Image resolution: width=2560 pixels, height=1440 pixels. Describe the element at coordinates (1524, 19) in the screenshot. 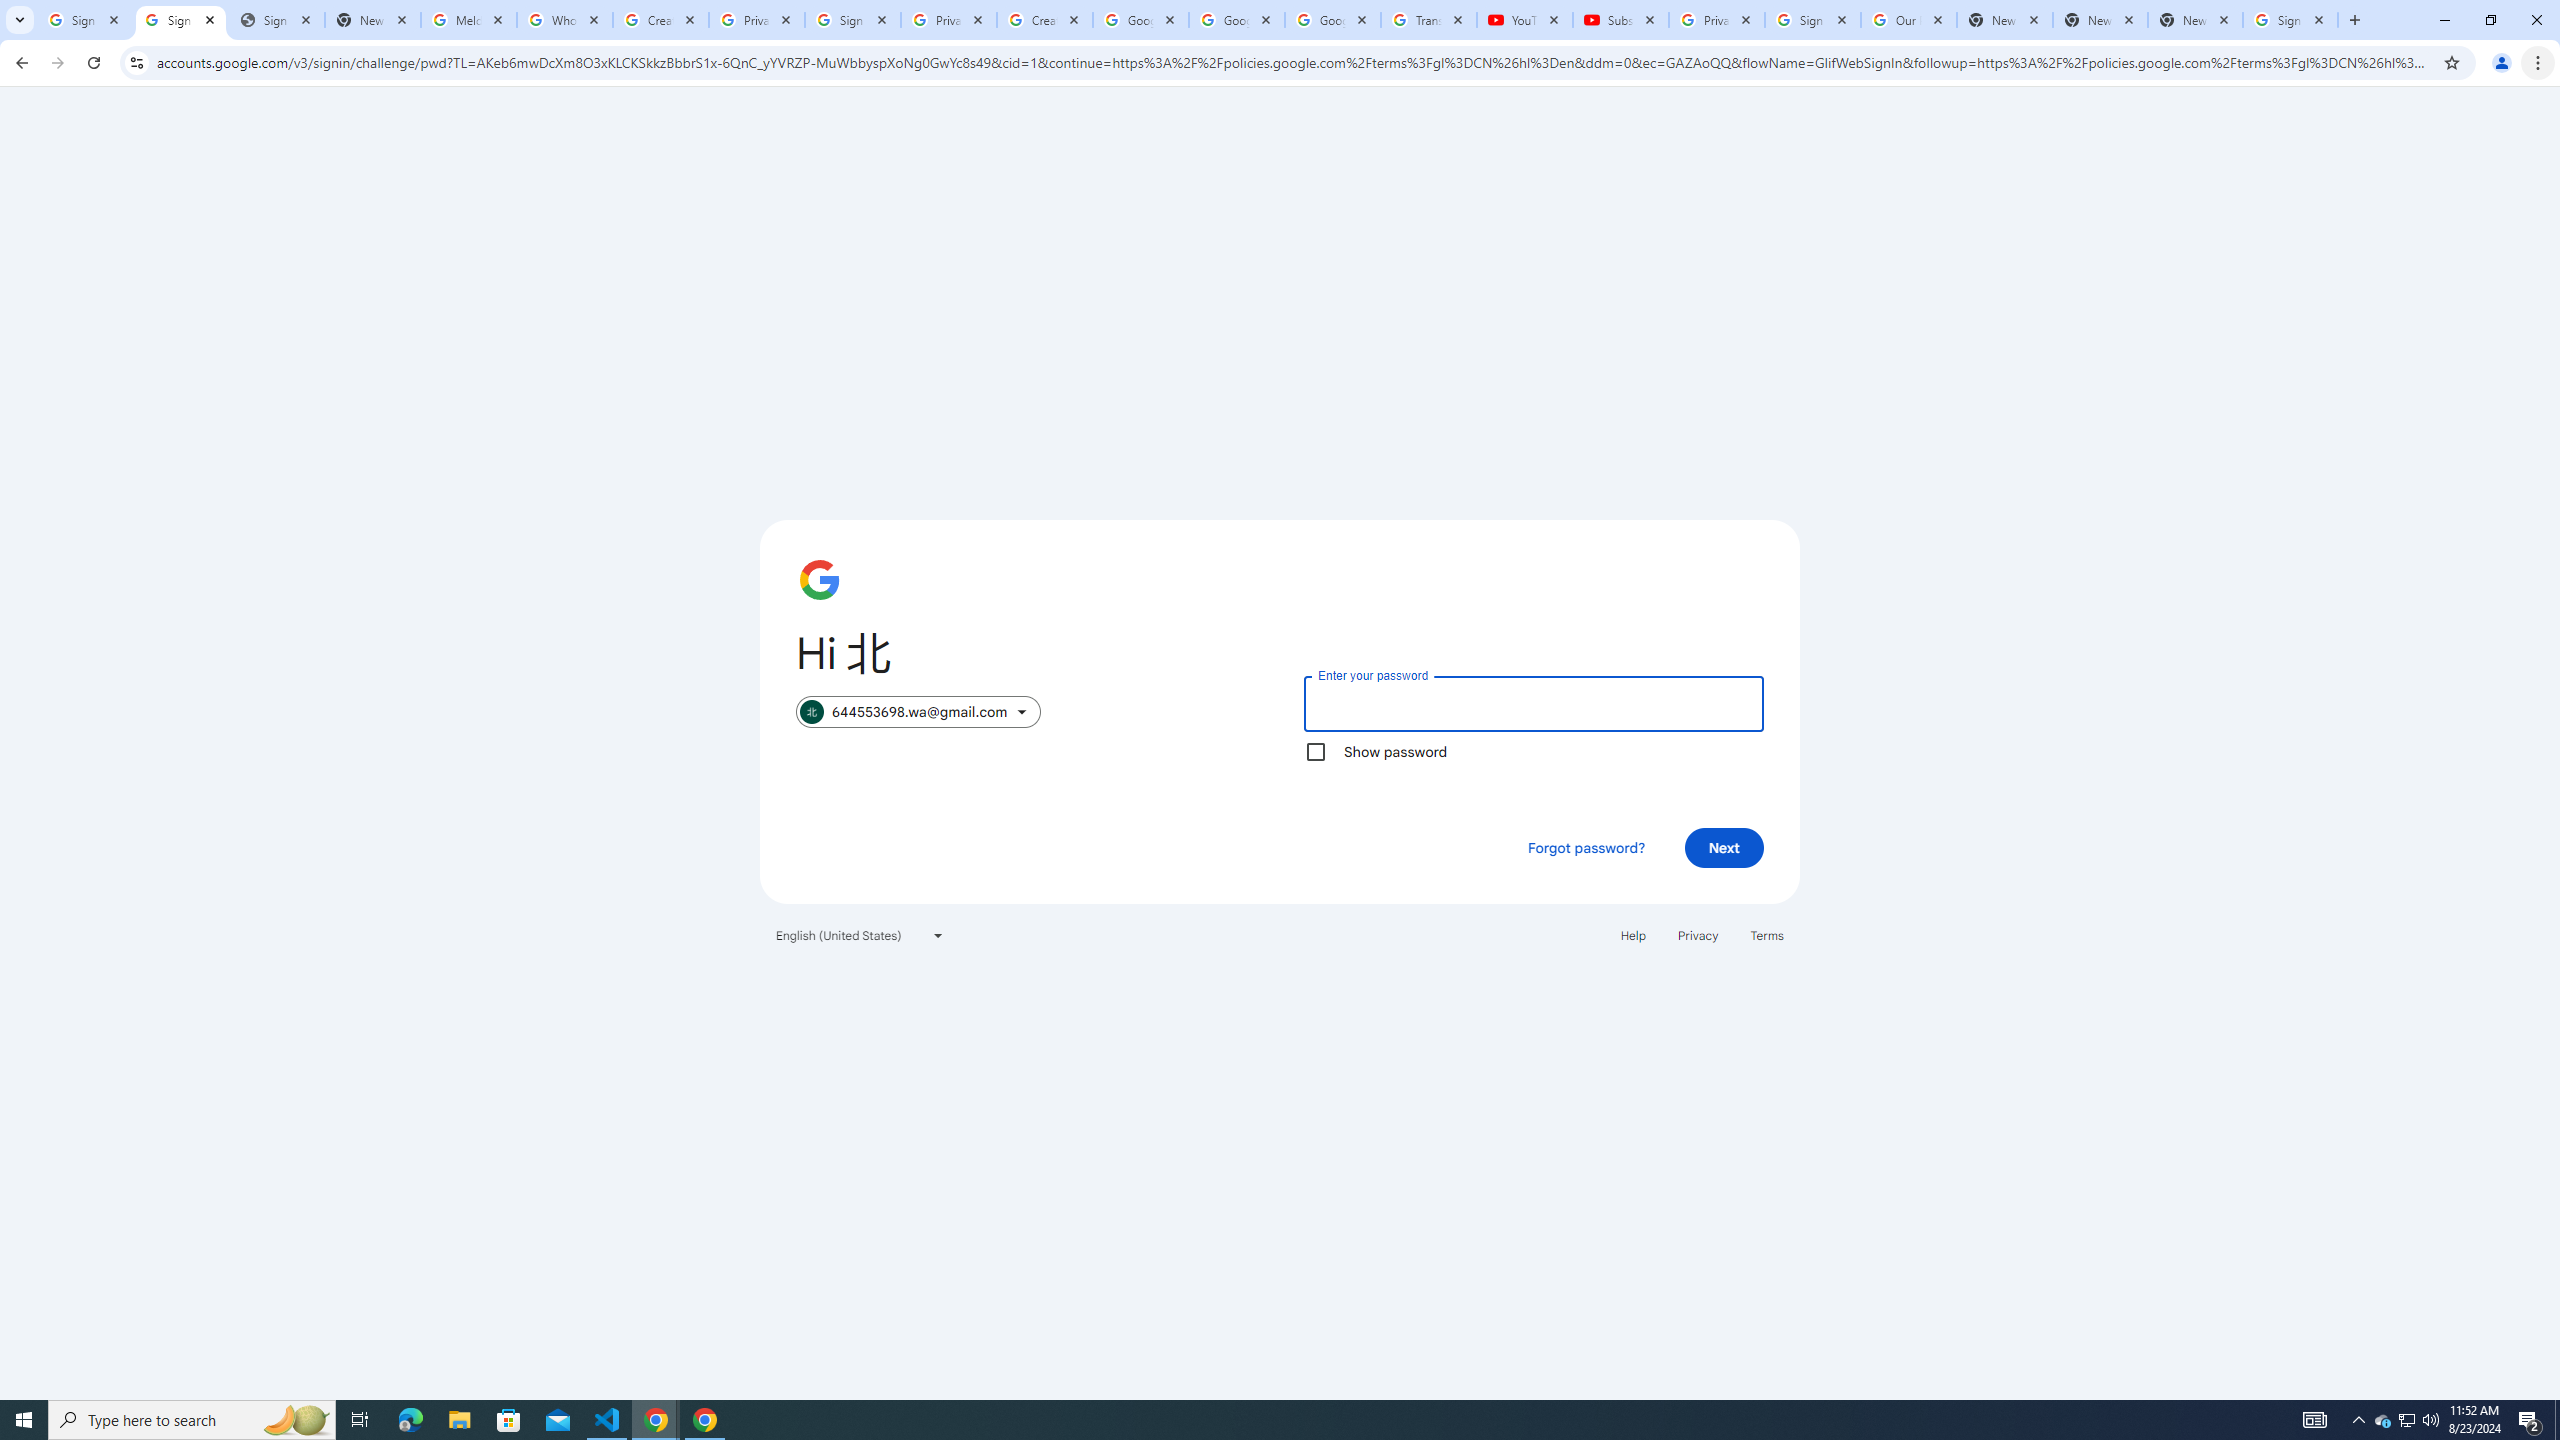

I see `'YouTube'` at that location.